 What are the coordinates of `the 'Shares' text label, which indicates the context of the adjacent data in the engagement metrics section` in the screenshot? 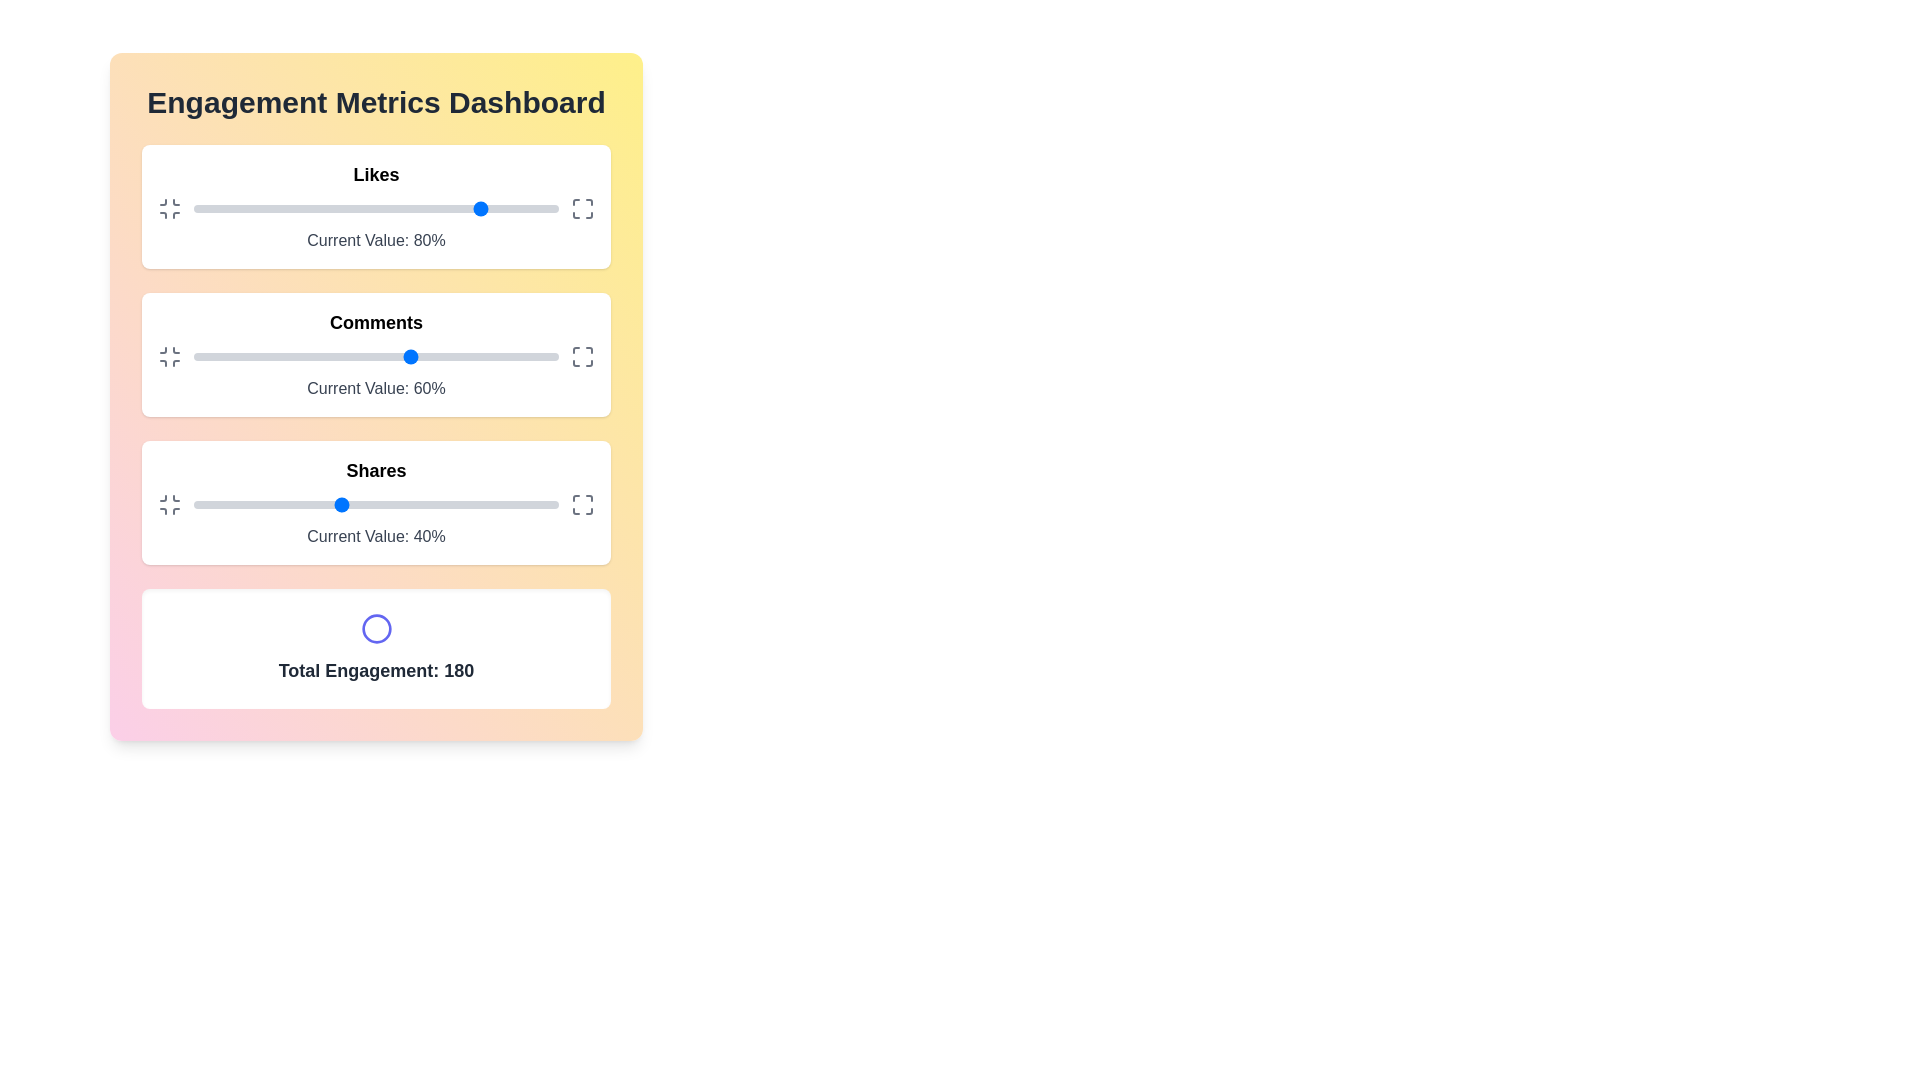 It's located at (376, 470).